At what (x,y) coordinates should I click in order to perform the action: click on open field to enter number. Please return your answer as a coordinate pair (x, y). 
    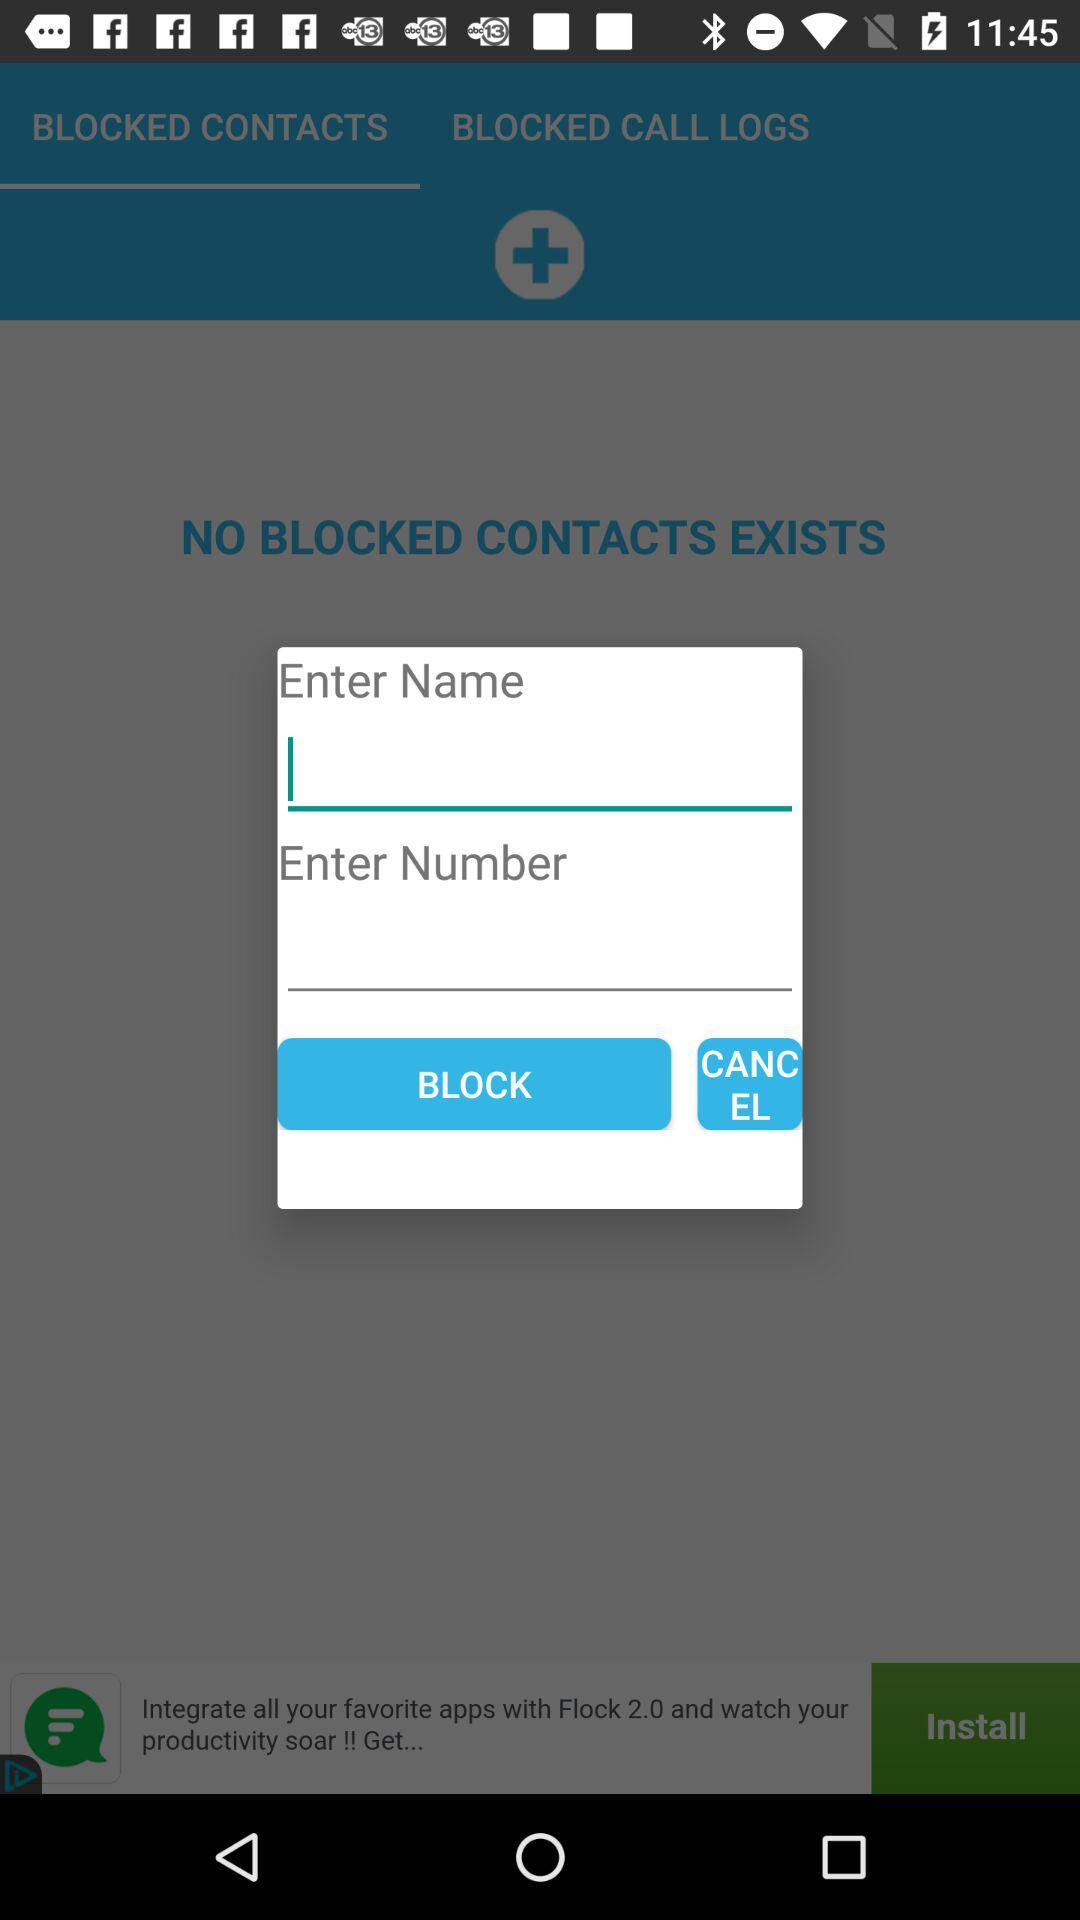
    Looking at the image, I should click on (540, 951).